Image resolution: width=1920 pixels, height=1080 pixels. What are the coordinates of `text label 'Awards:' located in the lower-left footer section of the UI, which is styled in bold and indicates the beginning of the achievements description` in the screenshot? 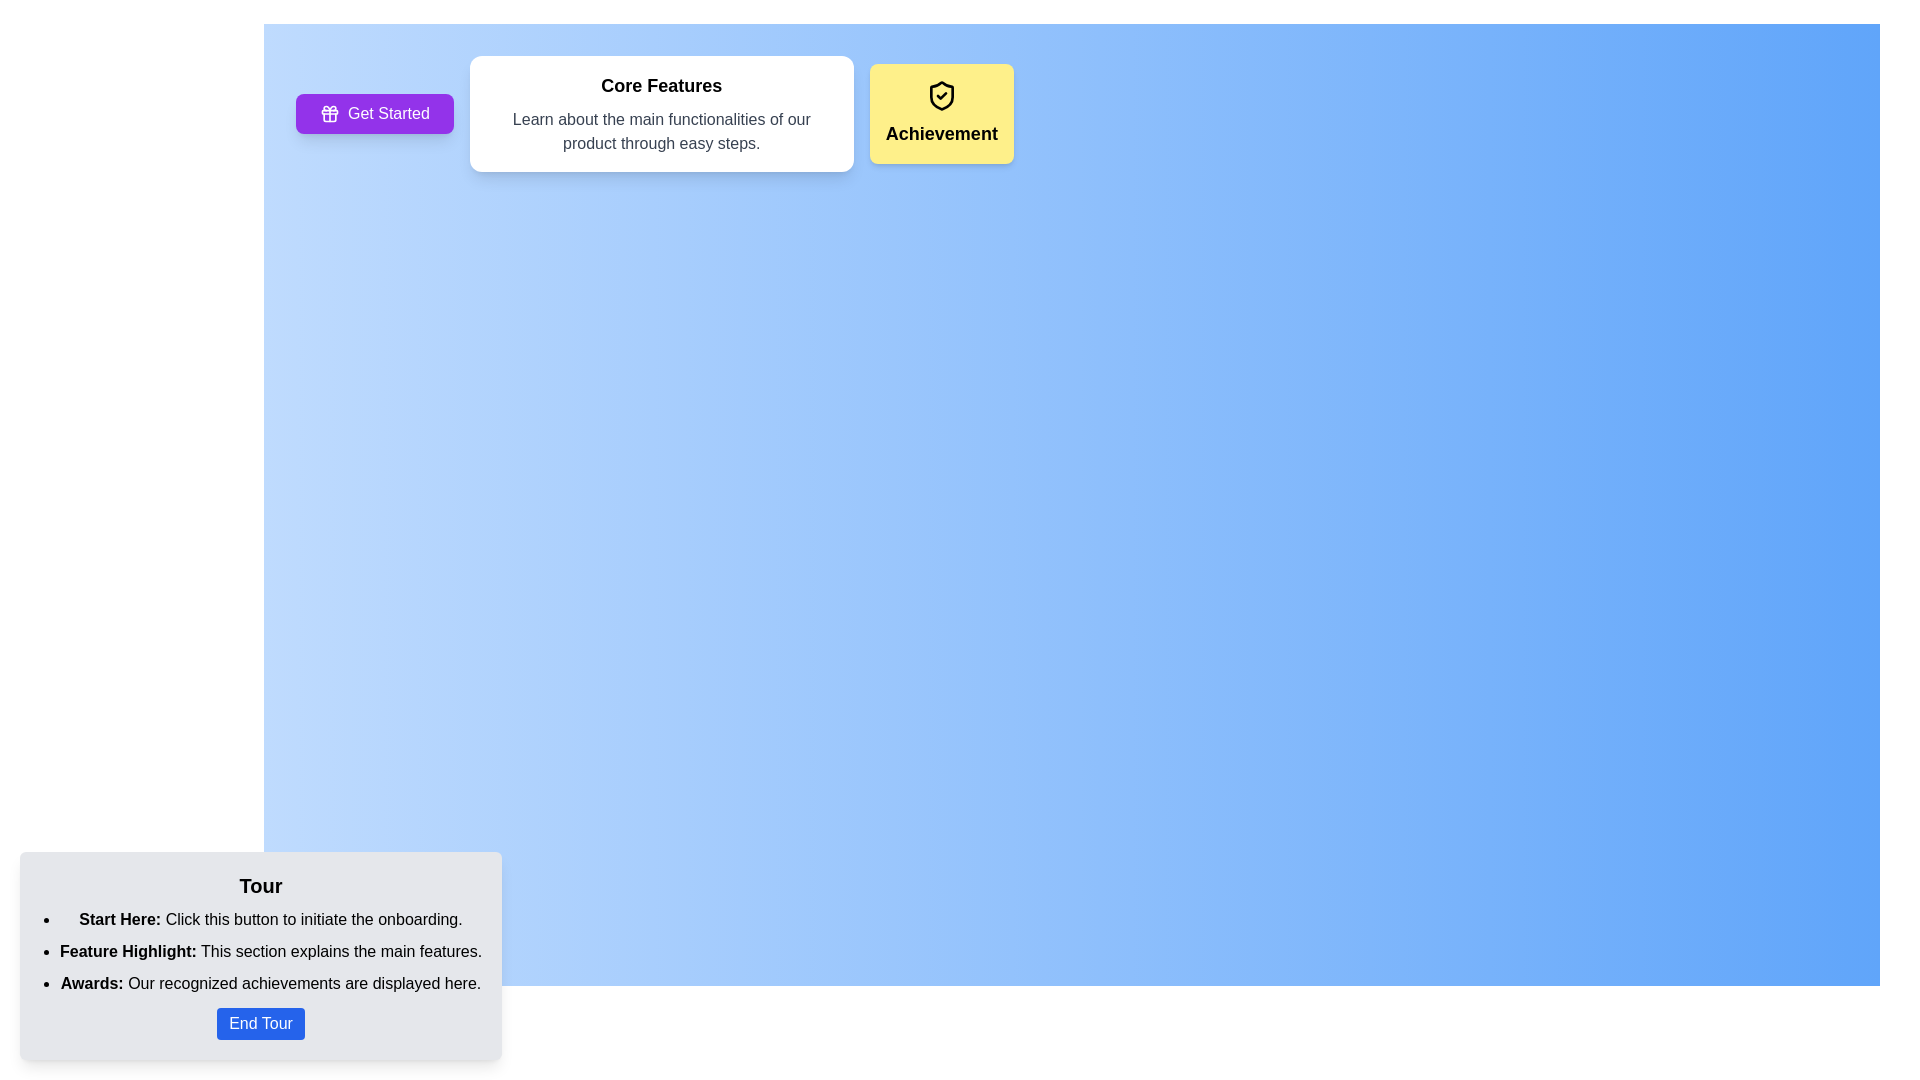 It's located at (91, 982).